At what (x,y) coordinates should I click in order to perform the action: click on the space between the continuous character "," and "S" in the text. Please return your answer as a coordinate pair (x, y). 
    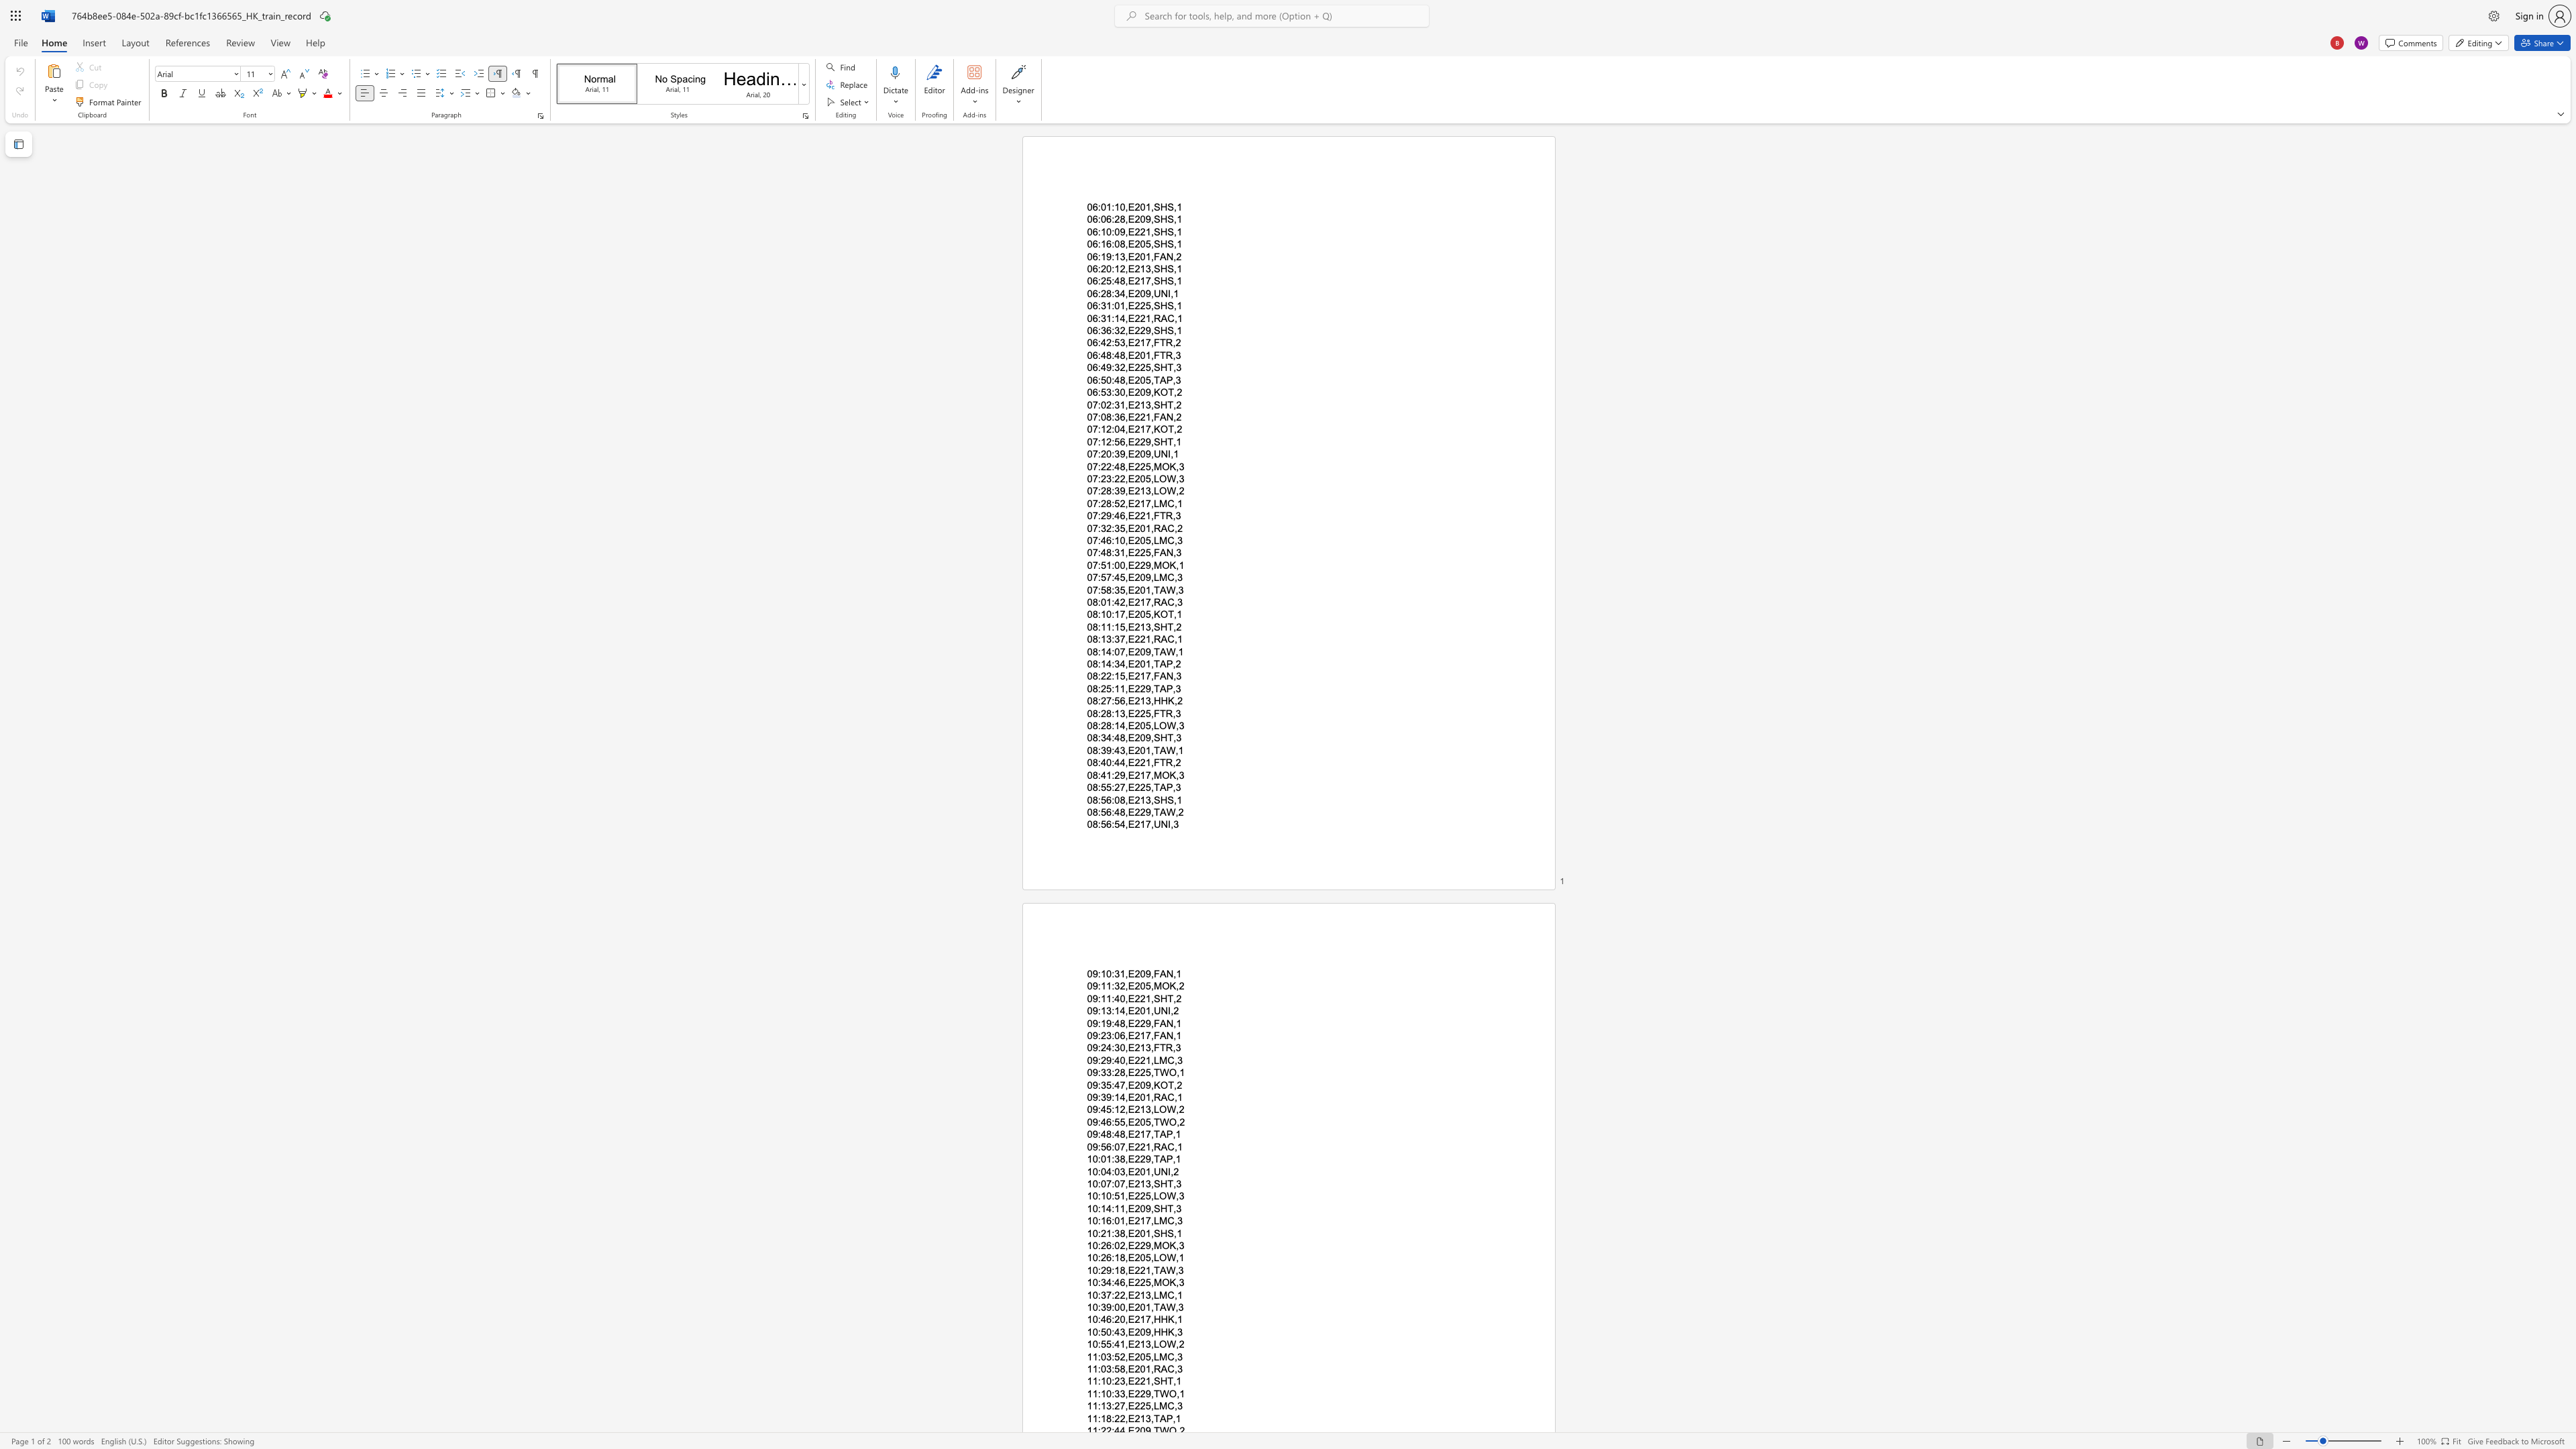
    Looking at the image, I should click on (1153, 207).